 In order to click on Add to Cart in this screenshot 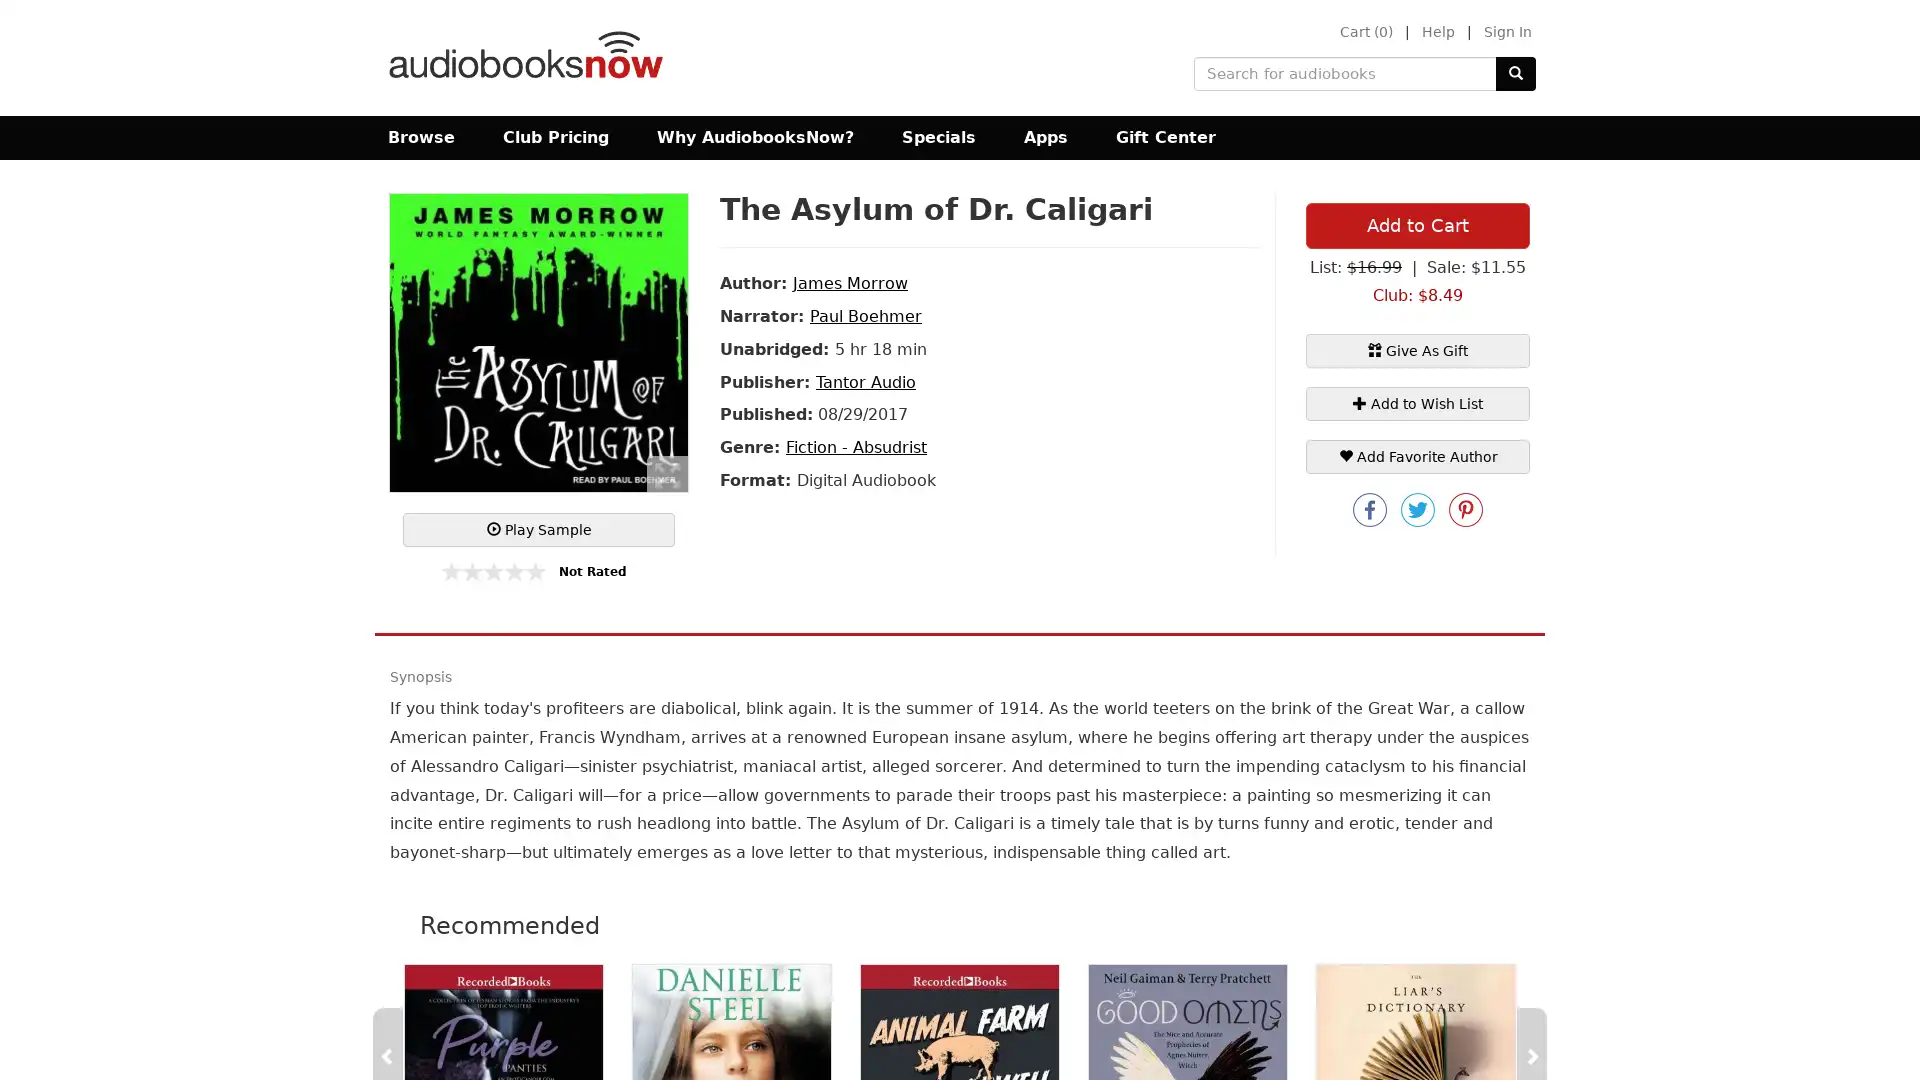, I will do `click(1416, 225)`.